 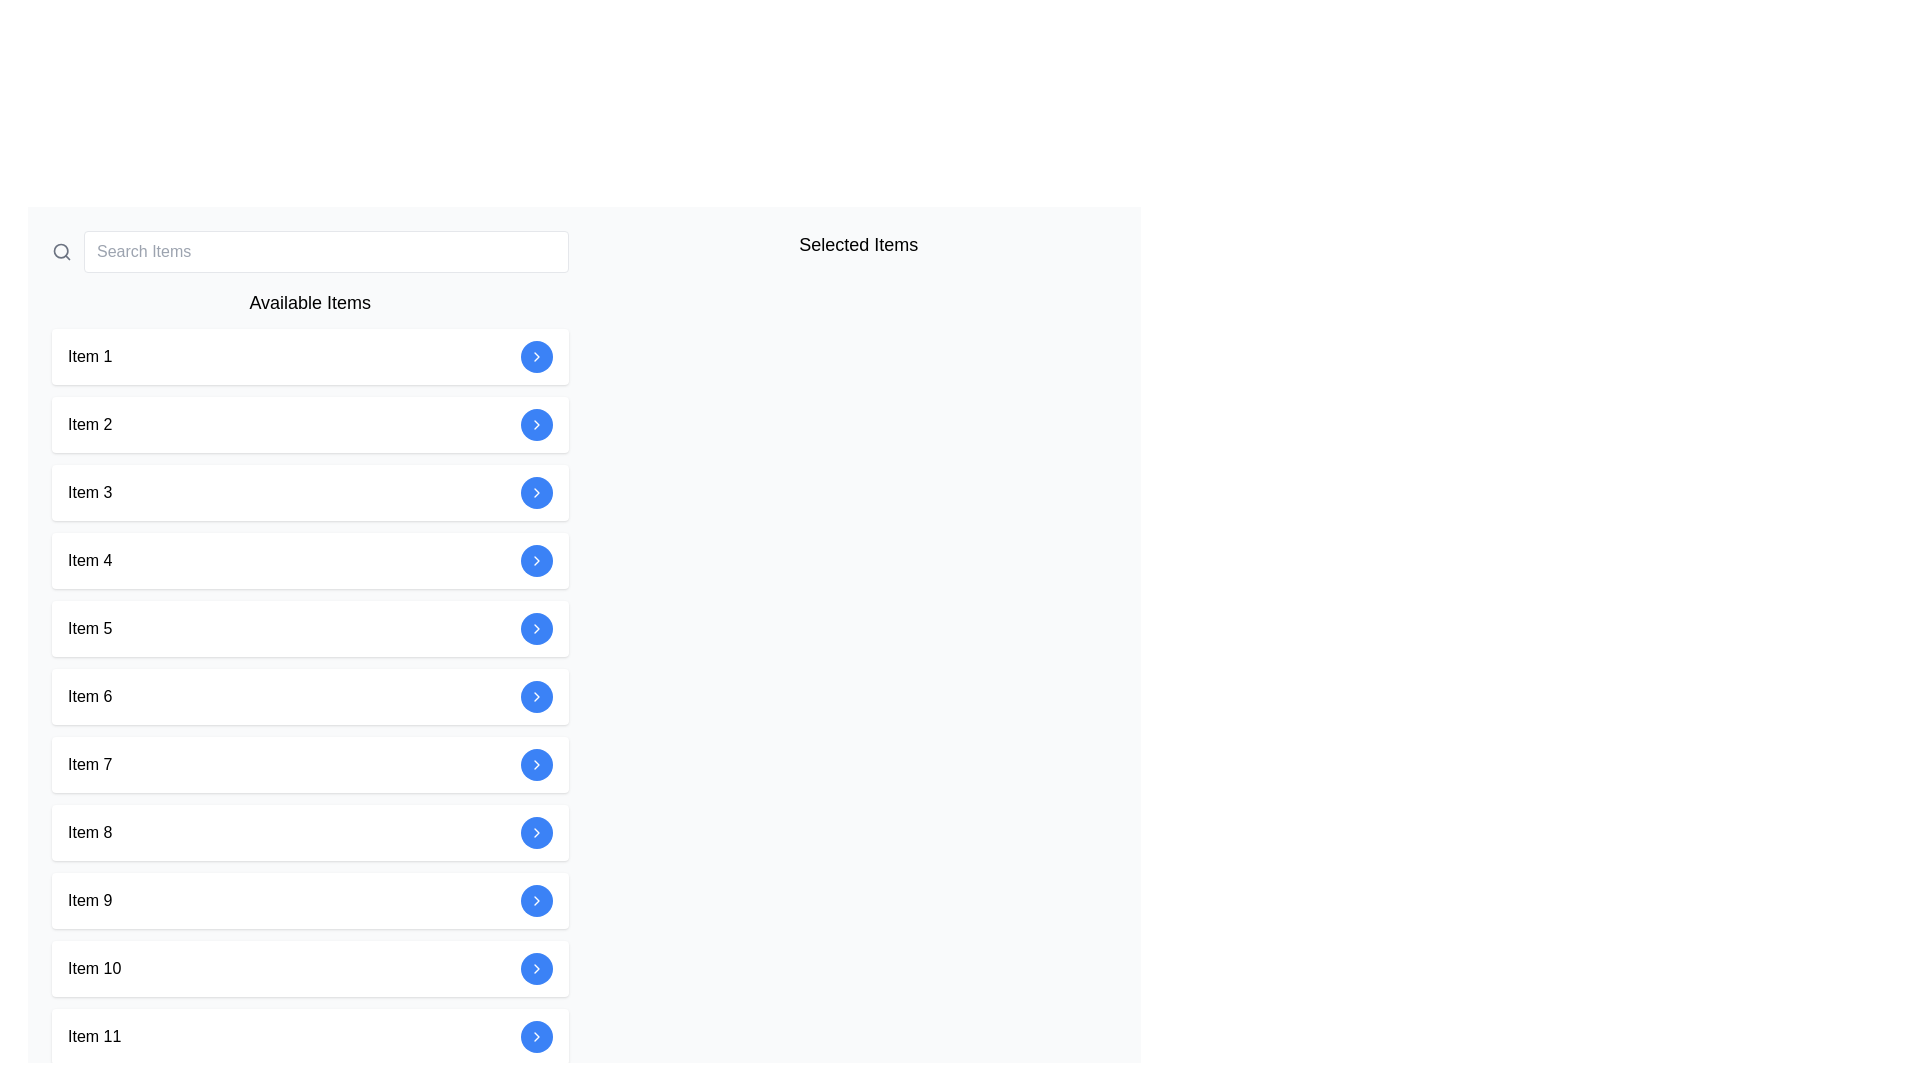 What do you see at coordinates (536, 696) in the screenshot?
I see `the circular blue button containing the chevron icon associated with 'Item 6' under the 'Available Items' section` at bounding box center [536, 696].